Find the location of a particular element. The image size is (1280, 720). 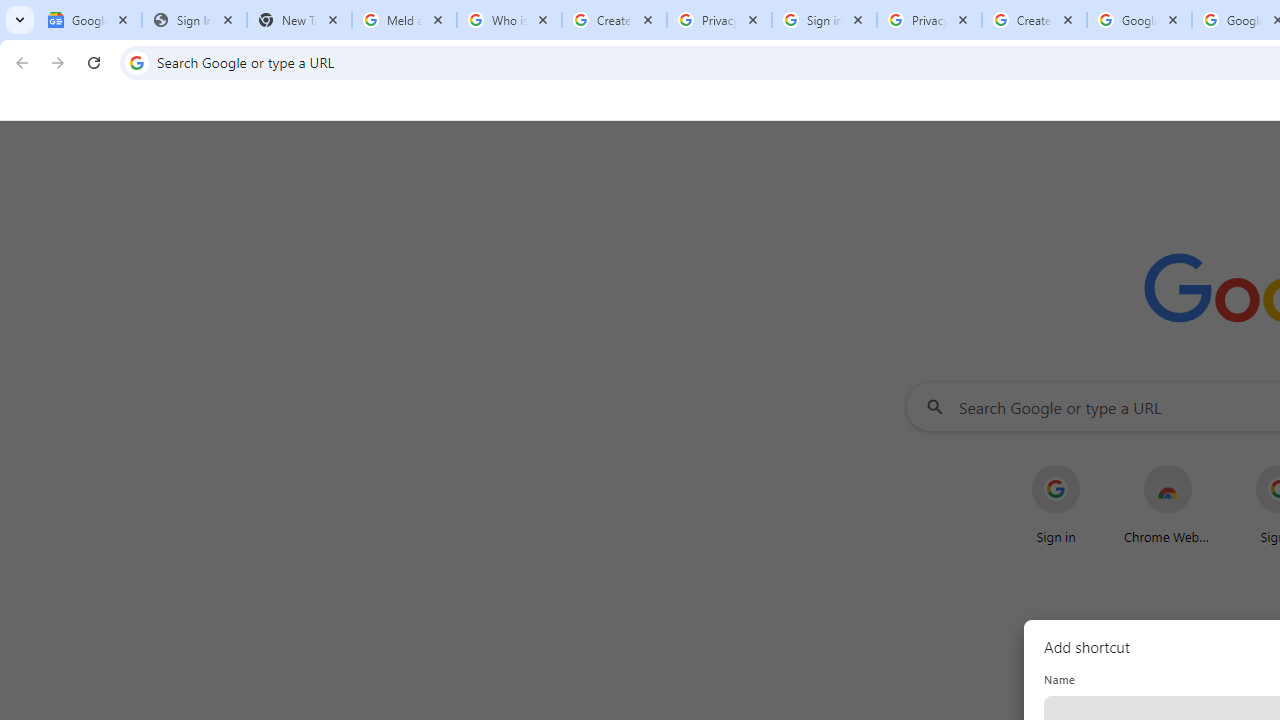

'New Tab' is located at coordinates (298, 20).